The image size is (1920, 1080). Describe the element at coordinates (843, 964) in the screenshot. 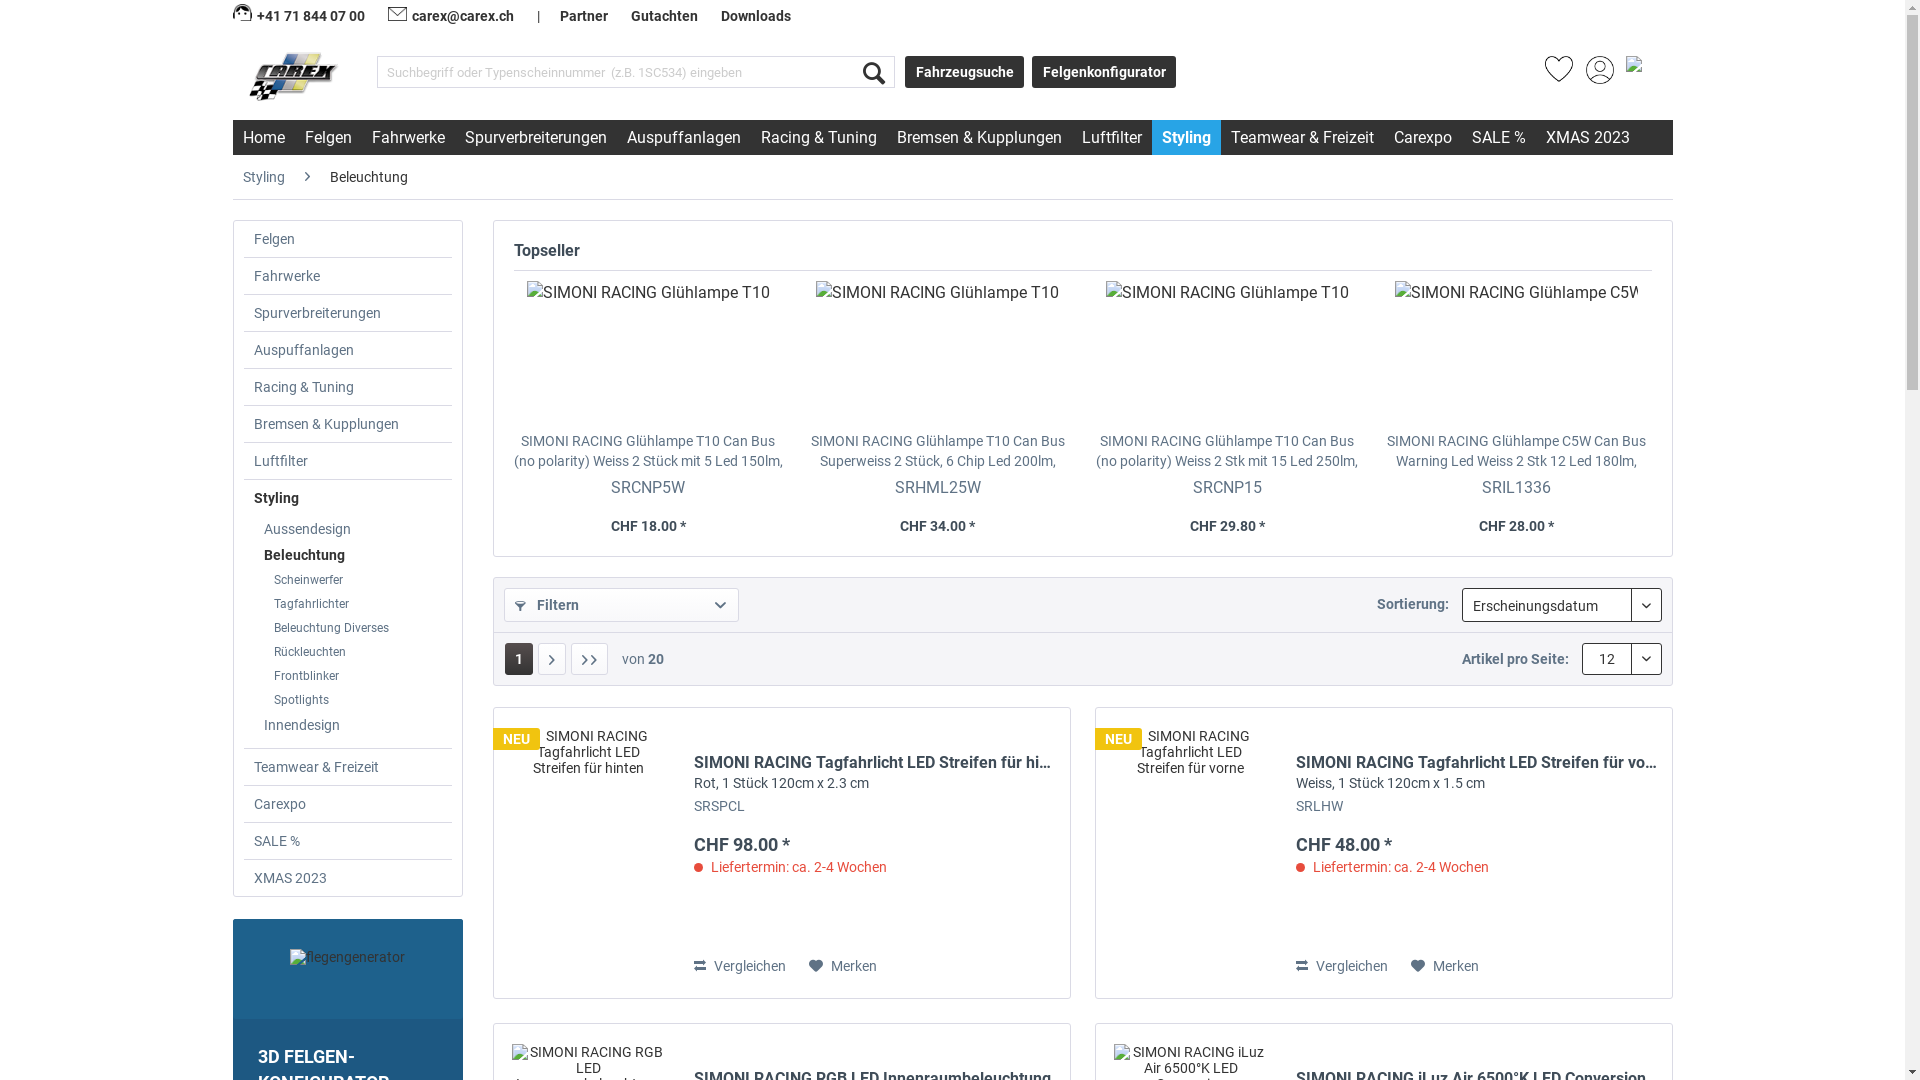

I see `'Merken'` at that location.